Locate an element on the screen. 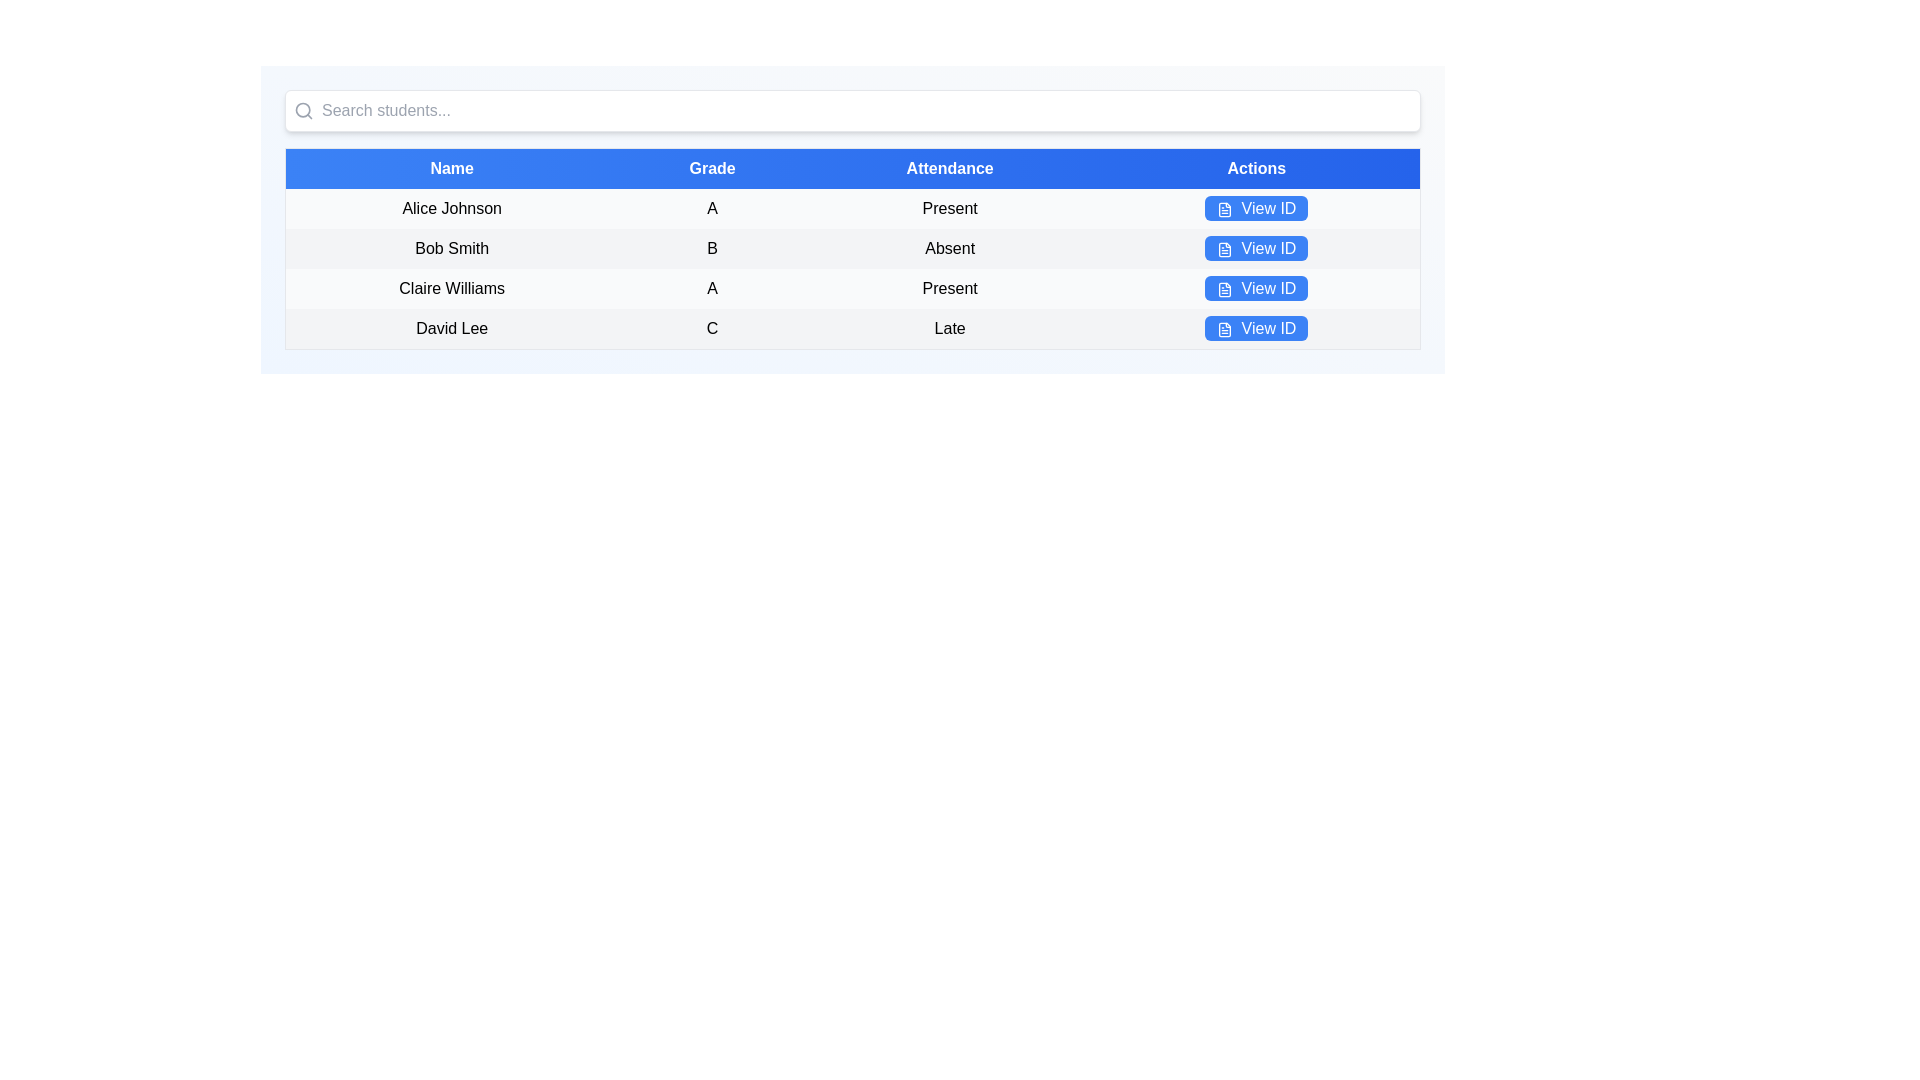 The image size is (1920, 1080). the blue rectangular button labeled 'View ID' in the 'Actions' column of the table for the student 'David Lee' is located at coordinates (1255, 327).